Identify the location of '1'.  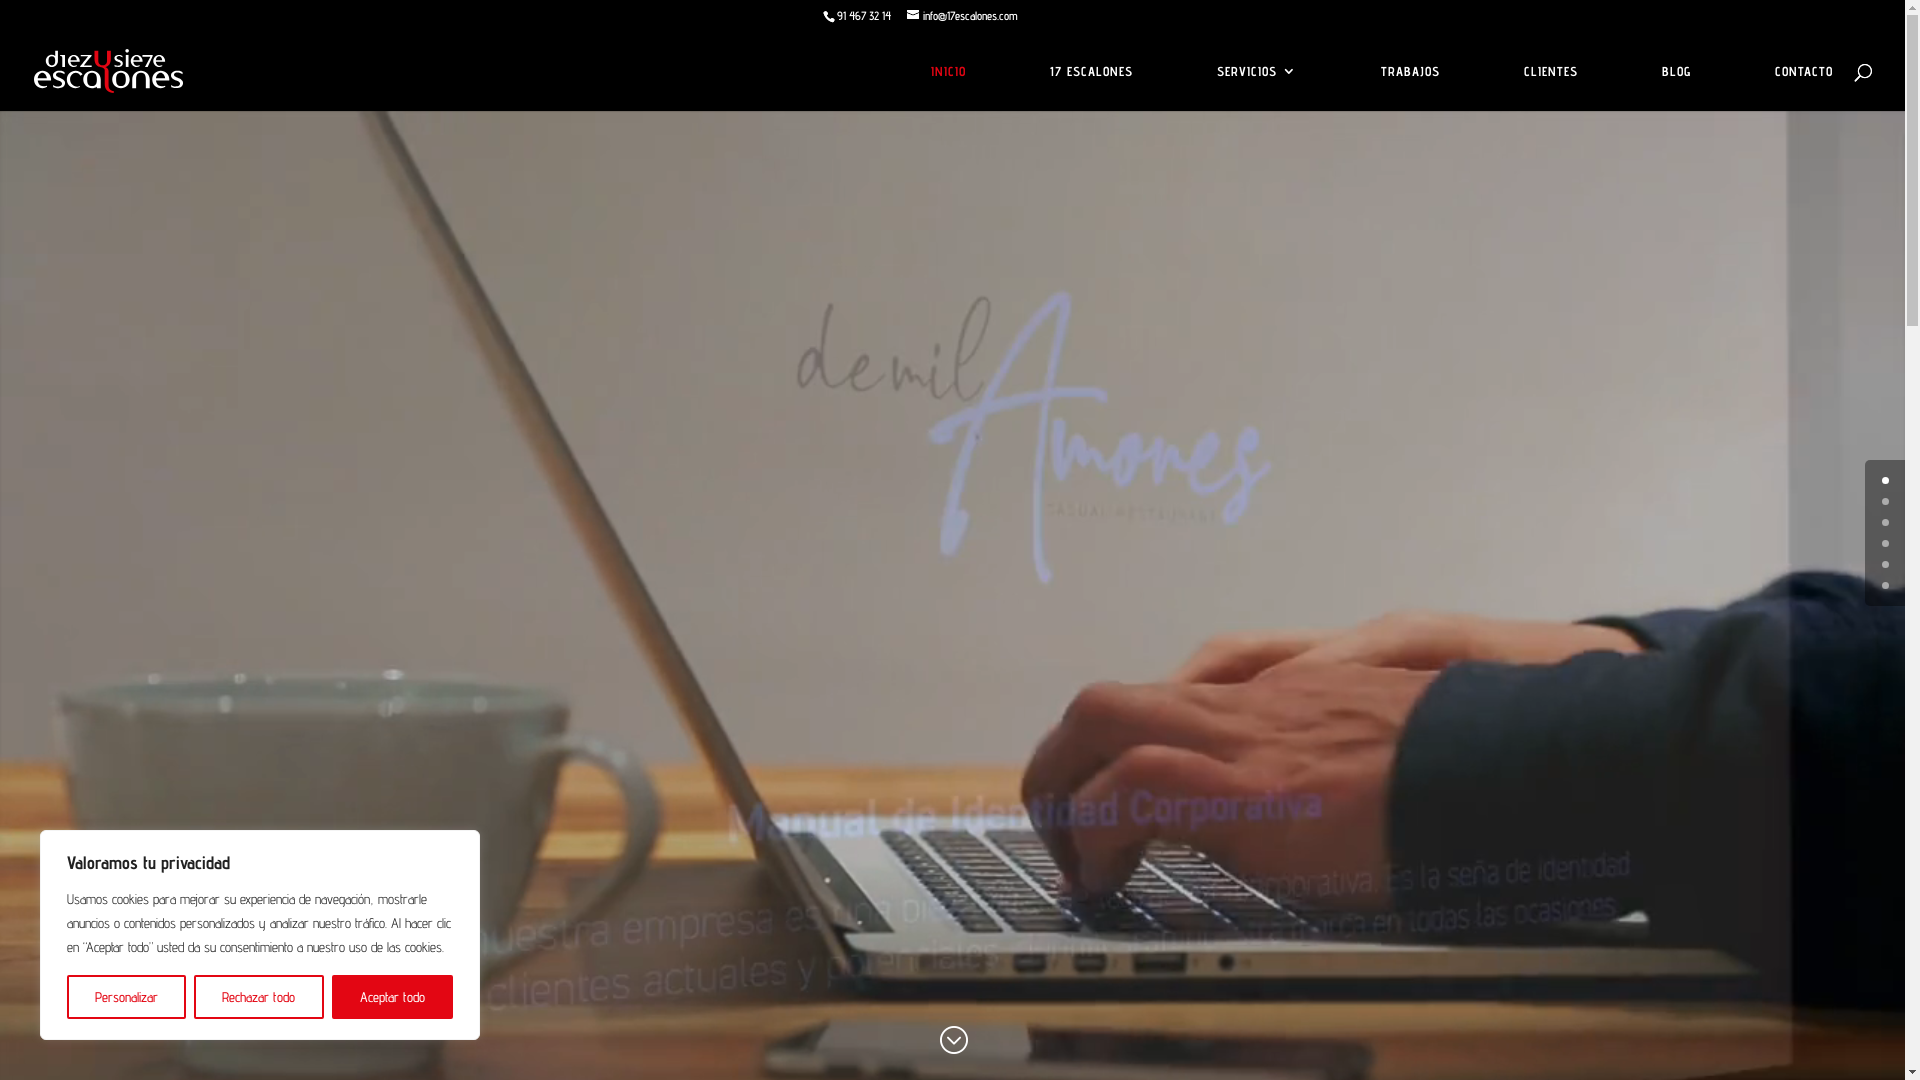
(1880, 500).